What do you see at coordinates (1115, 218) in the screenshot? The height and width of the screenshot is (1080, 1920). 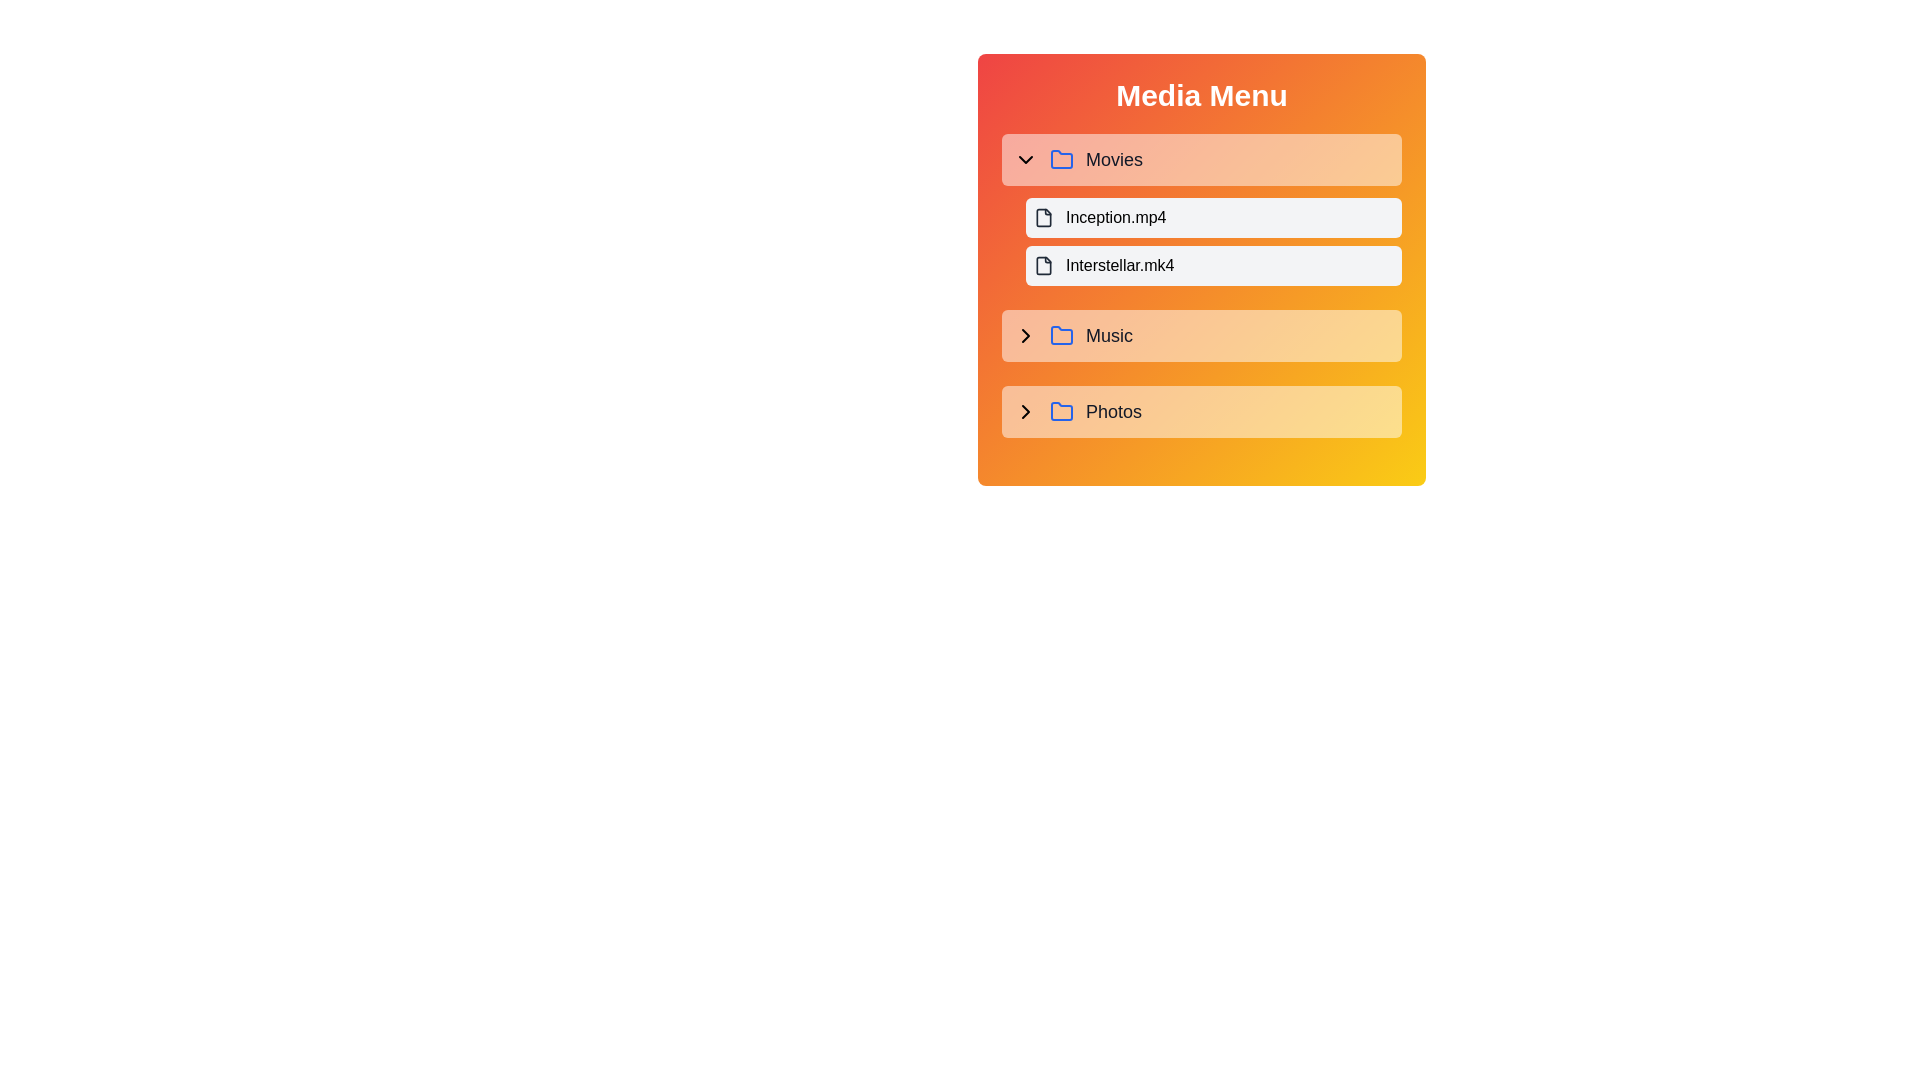 I see `the text label displaying 'Inception.mp4'` at bounding box center [1115, 218].